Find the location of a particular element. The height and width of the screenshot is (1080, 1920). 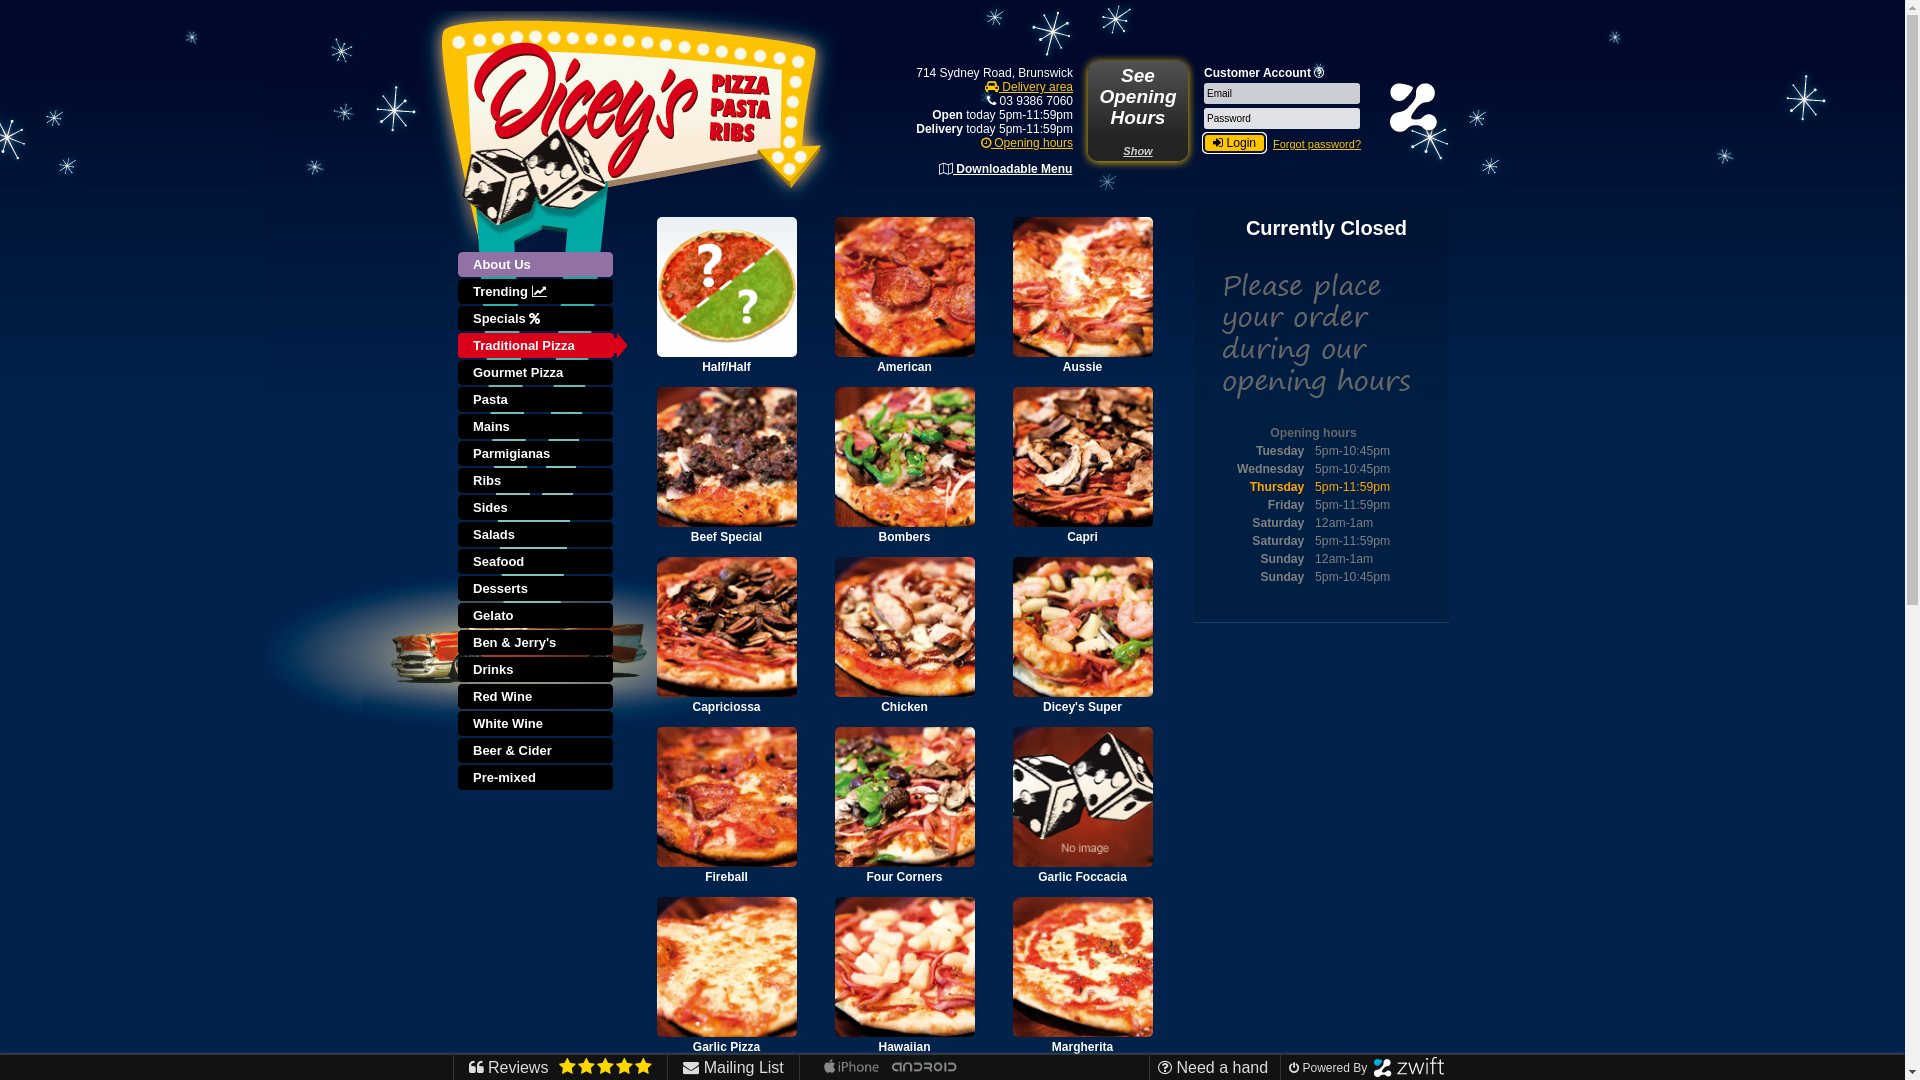

'About Us' is located at coordinates (542, 264).